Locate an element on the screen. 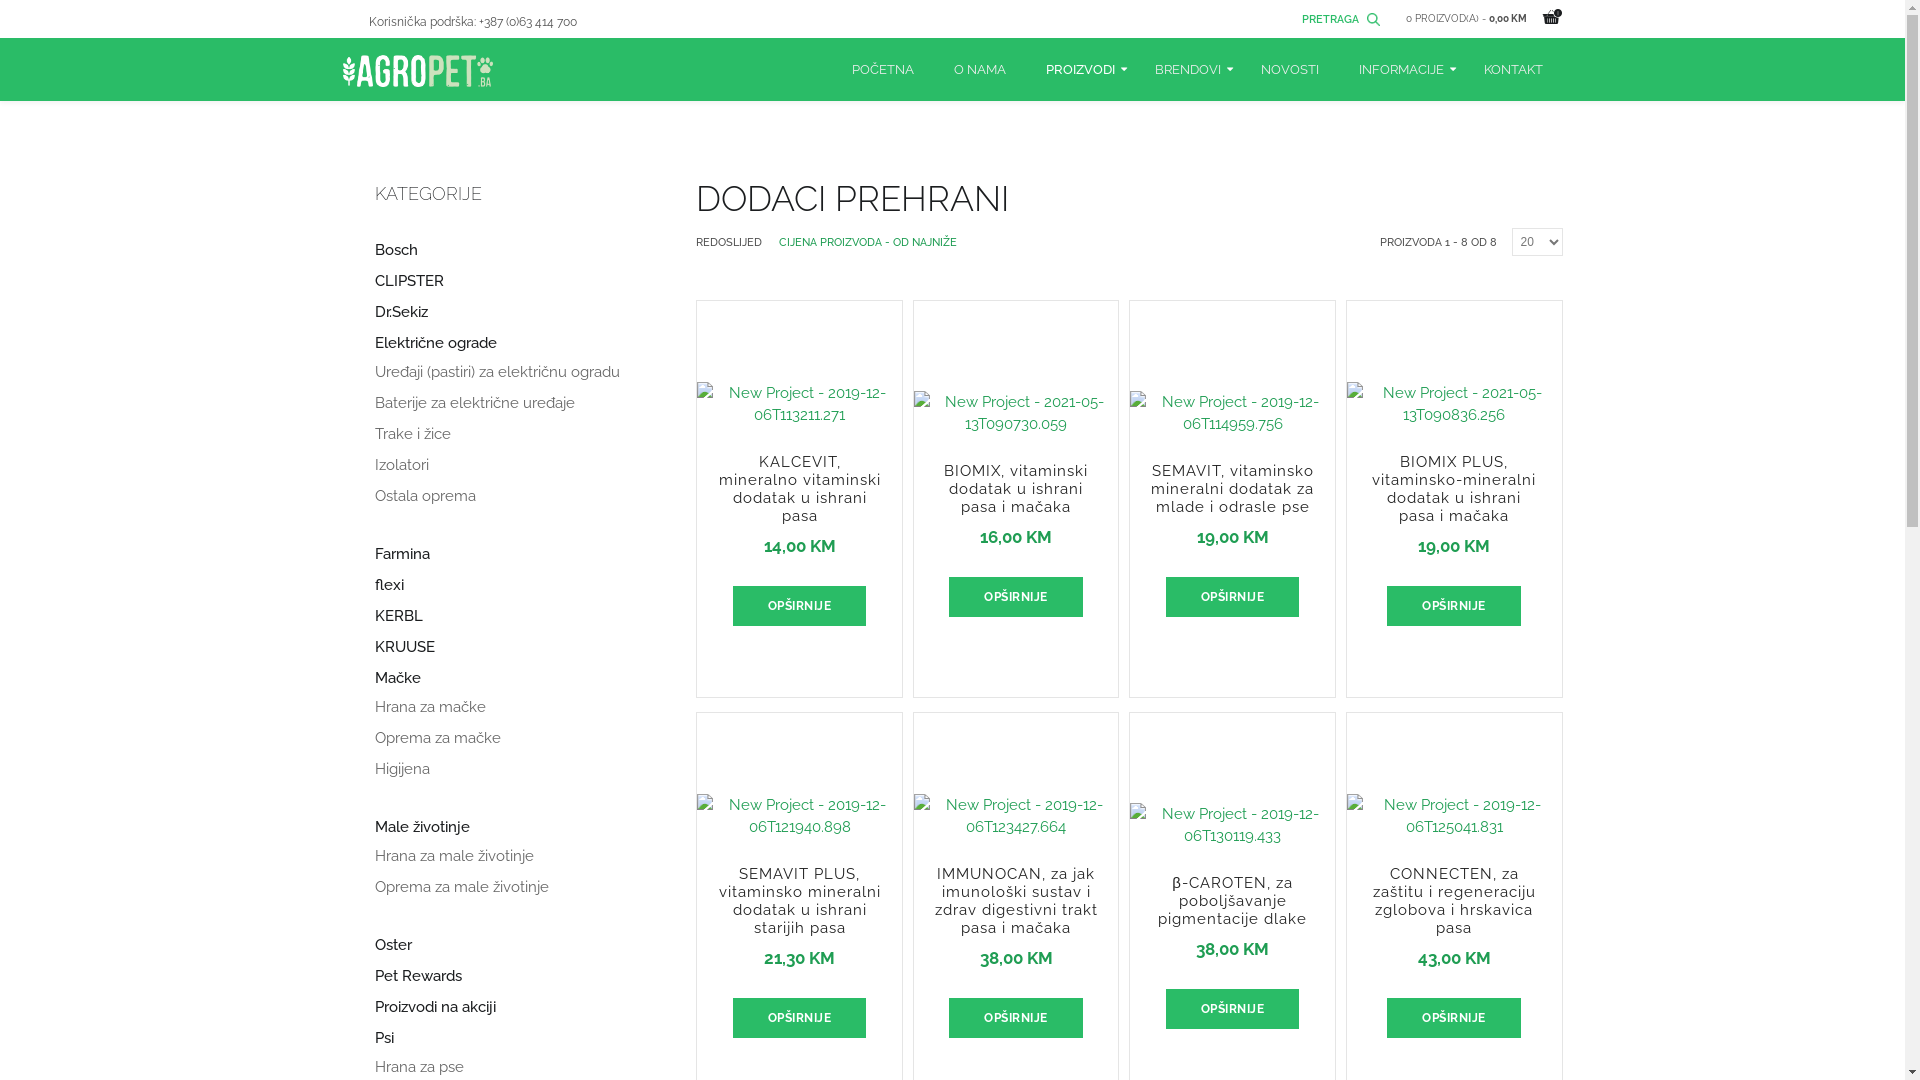 The image size is (1920, 1080). 'BRENDOVI' is located at coordinates (1133, 68).